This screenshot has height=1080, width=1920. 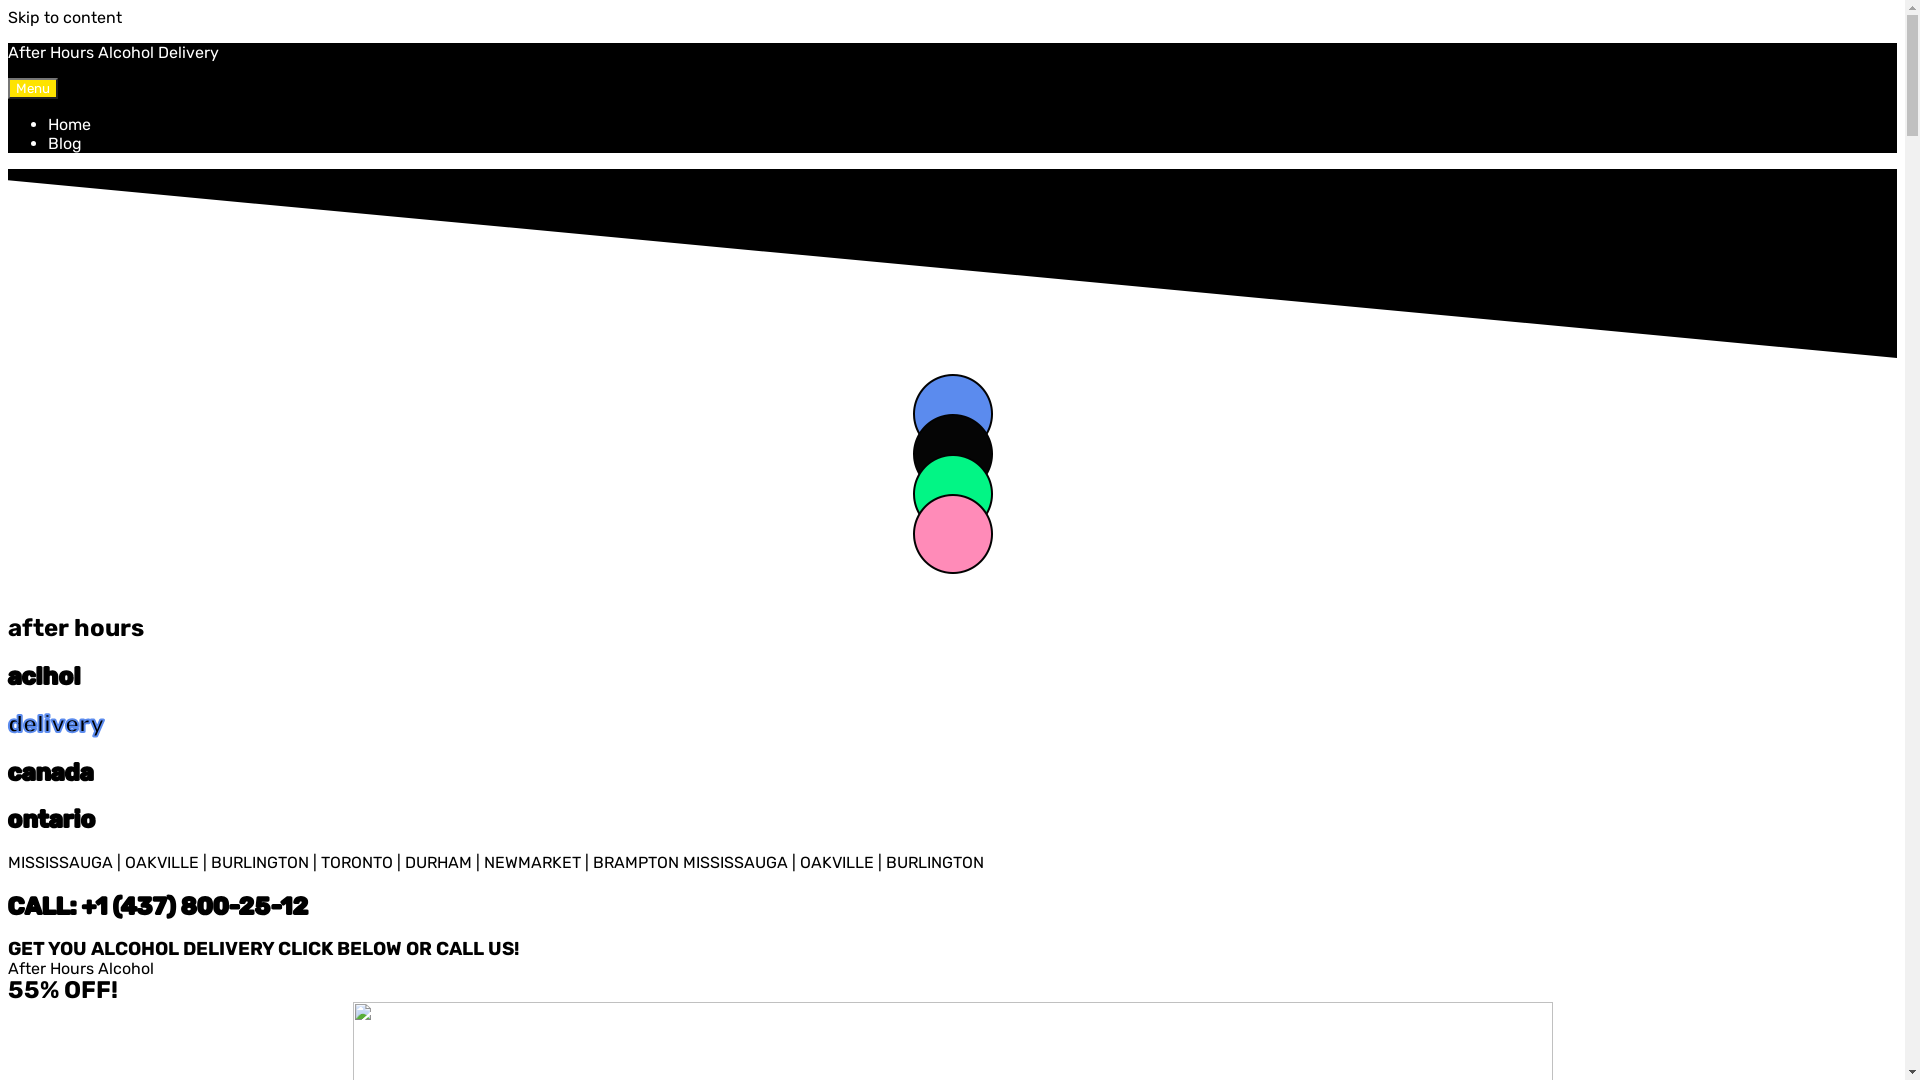 I want to click on 'Home', so click(x=69, y=124).